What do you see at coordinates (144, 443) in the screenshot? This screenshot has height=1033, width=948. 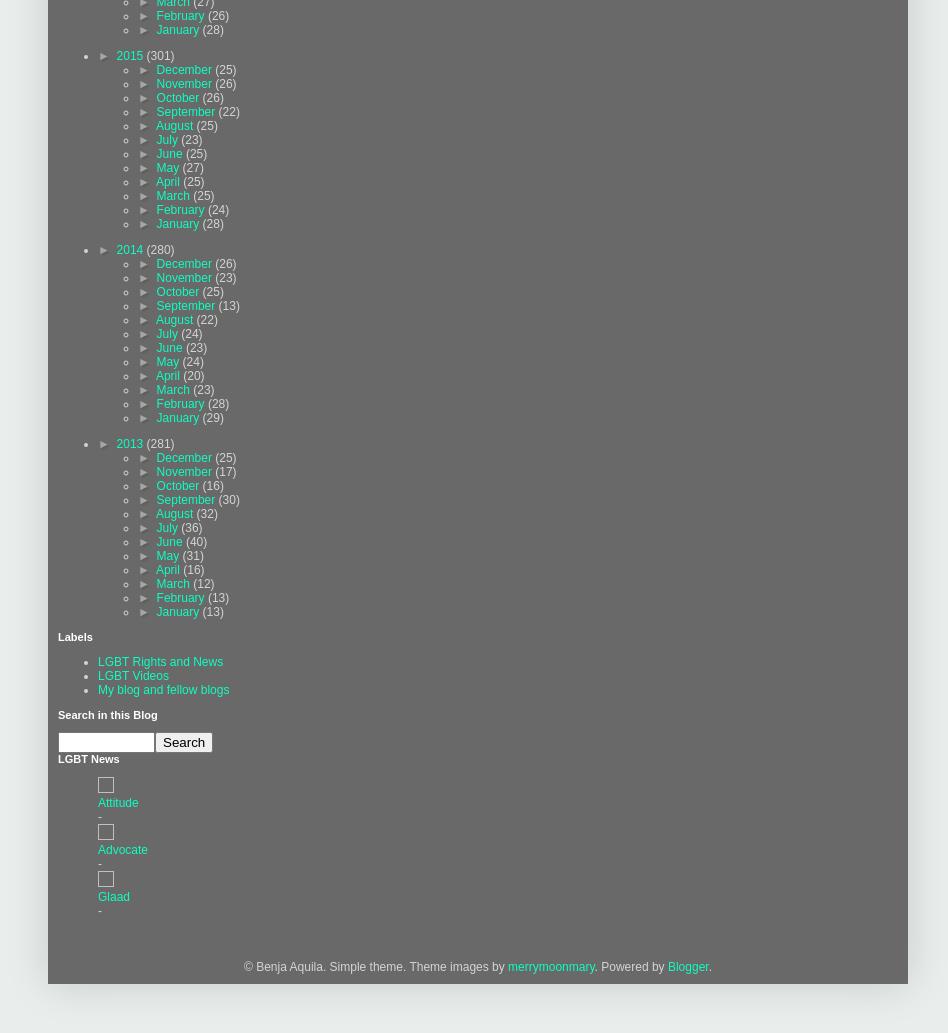 I see `'(281)'` at bounding box center [144, 443].